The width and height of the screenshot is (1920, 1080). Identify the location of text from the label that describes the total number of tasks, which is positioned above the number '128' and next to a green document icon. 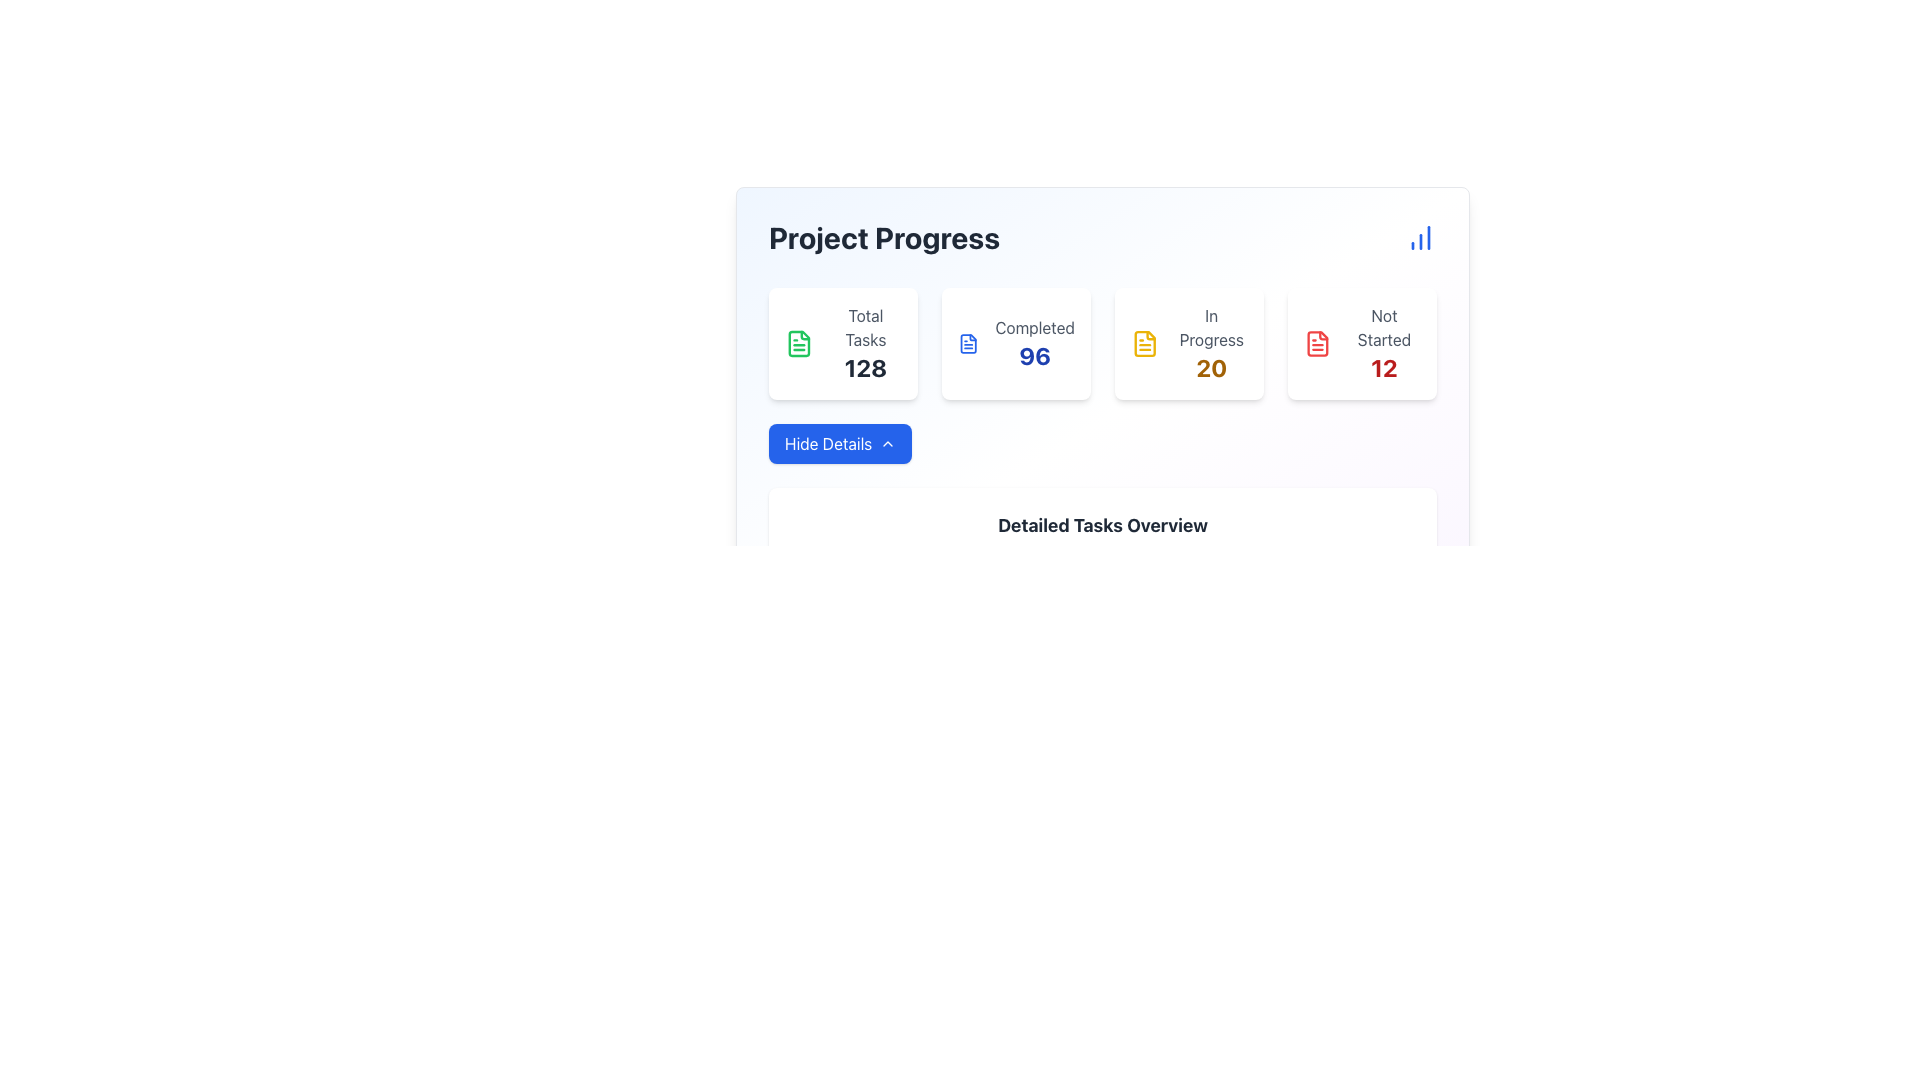
(865, 326).